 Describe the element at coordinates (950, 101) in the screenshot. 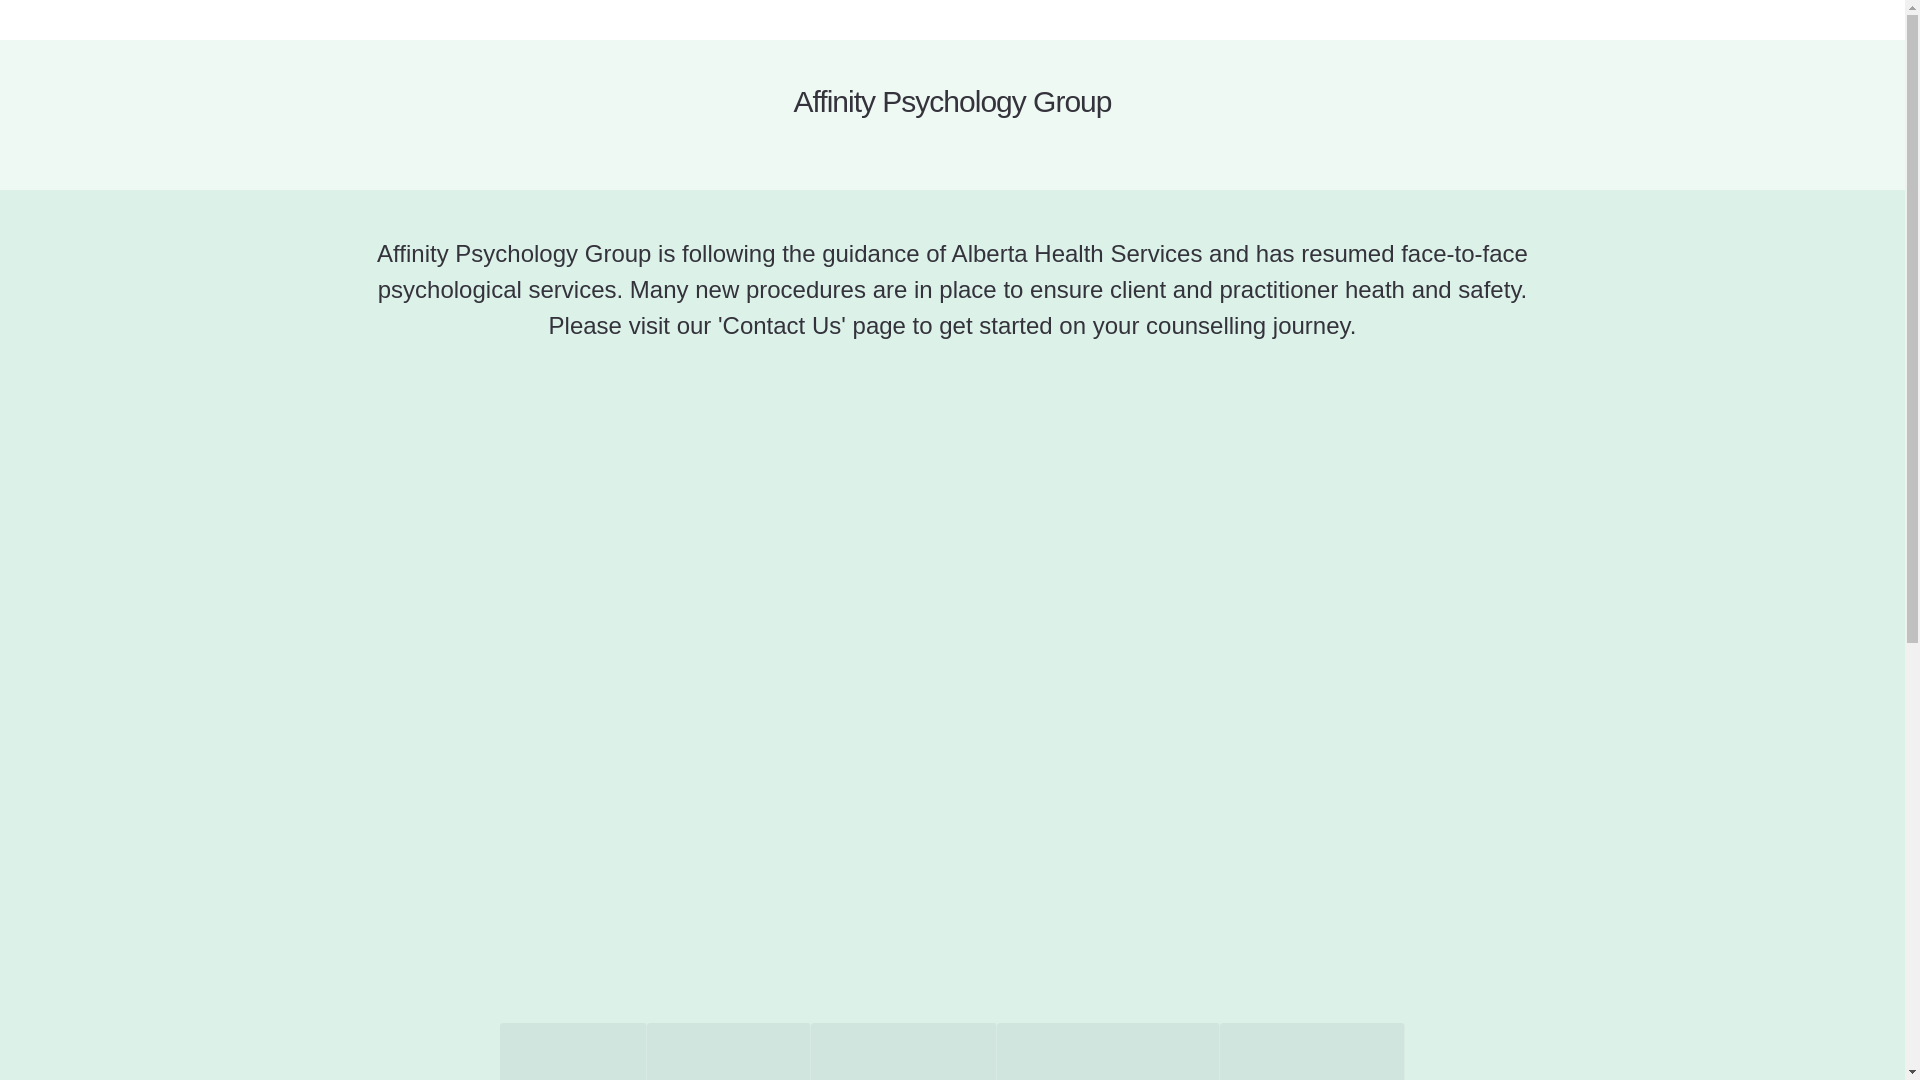

I see `'Affinity Psychology Group'` at that location.